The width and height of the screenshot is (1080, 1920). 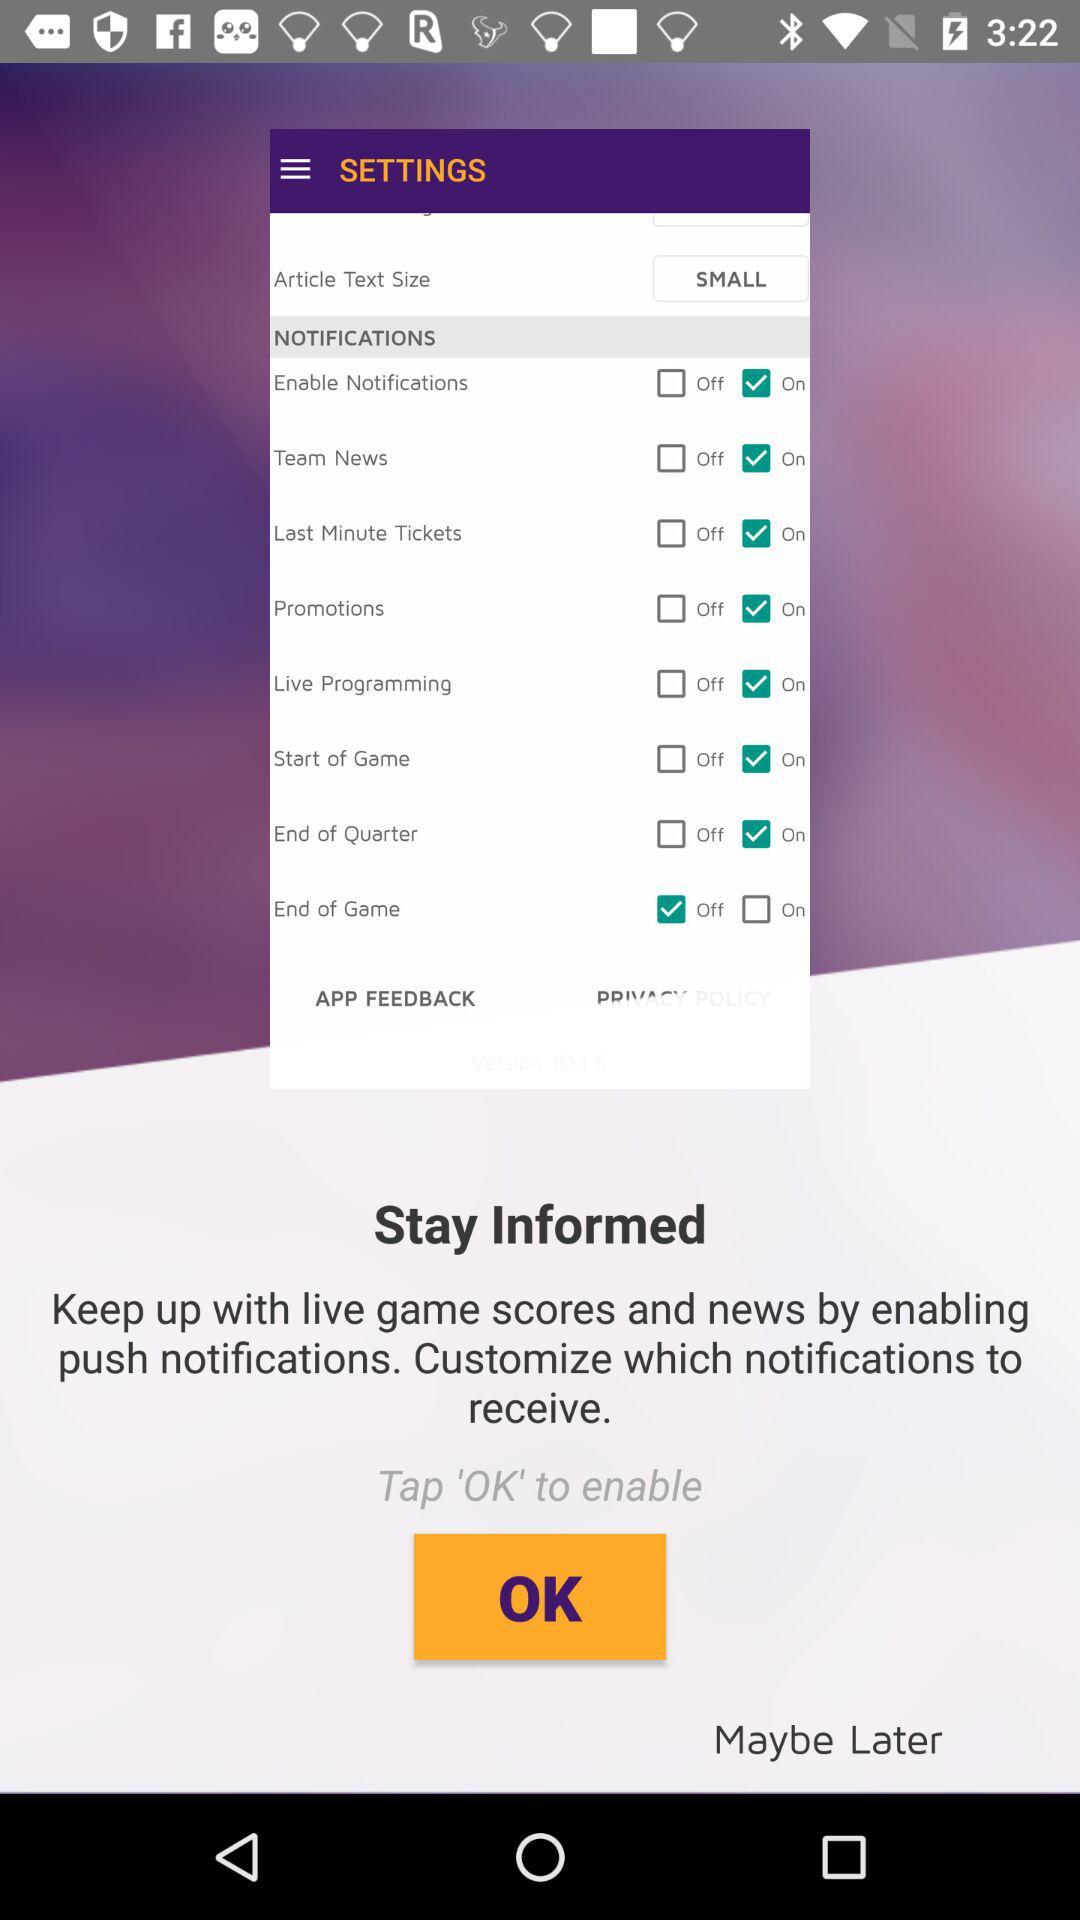 What do you see at coordinates (828, 1736) in the screenshot?
I see `maybe later at the bottom right corner` at bounding box center [828, 1736].